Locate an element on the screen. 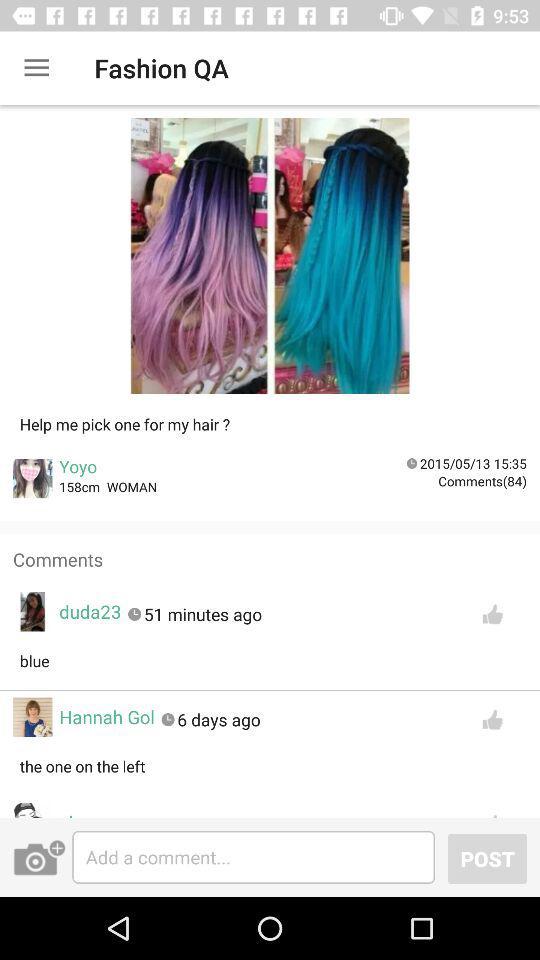  click the like symbol is located at coordinates (491, 811).